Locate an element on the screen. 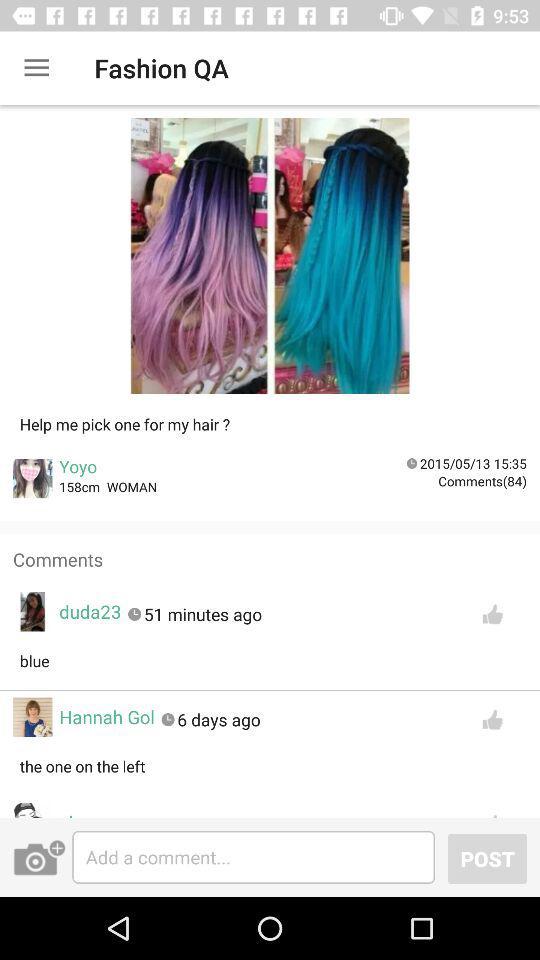  click the like symbol is located at coordinates (491, 811).